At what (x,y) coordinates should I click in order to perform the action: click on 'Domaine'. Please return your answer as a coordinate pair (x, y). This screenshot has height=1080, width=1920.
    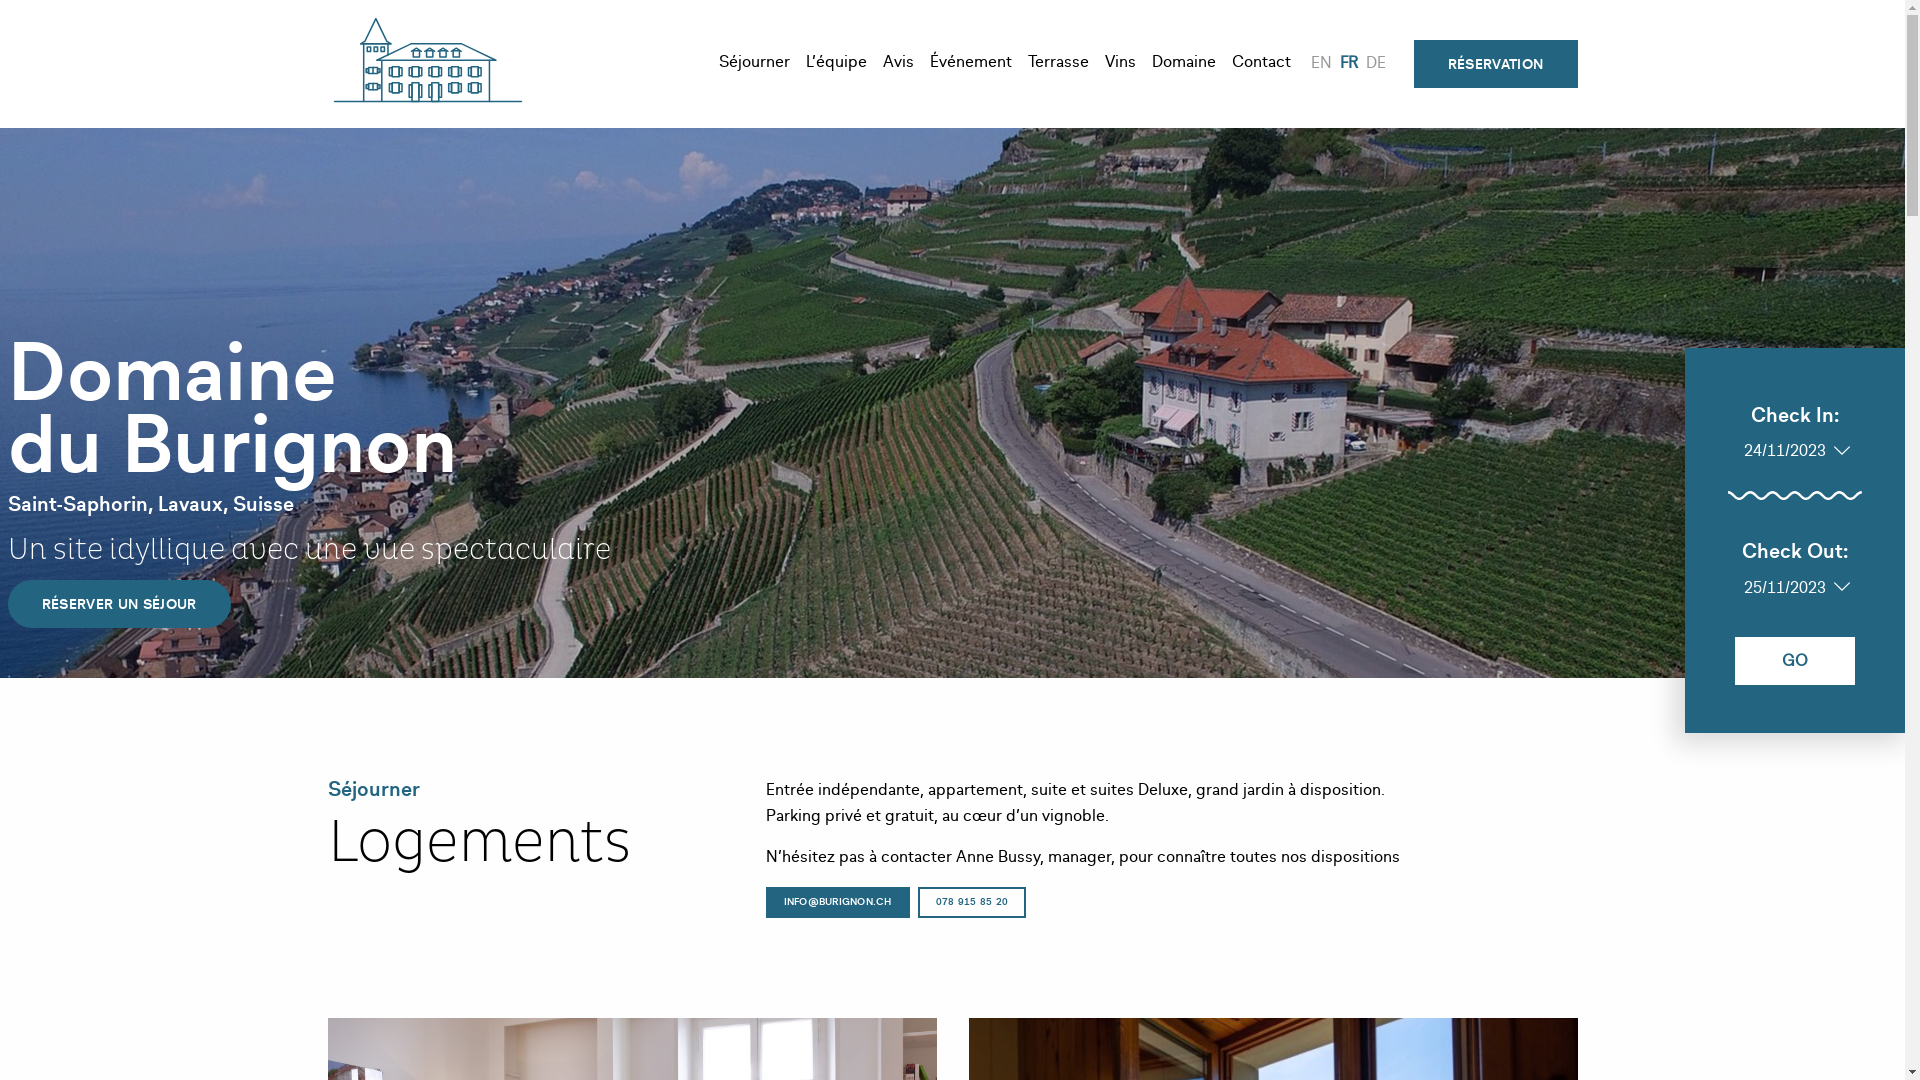
    Looking at the image, I should click on (1184, 63).